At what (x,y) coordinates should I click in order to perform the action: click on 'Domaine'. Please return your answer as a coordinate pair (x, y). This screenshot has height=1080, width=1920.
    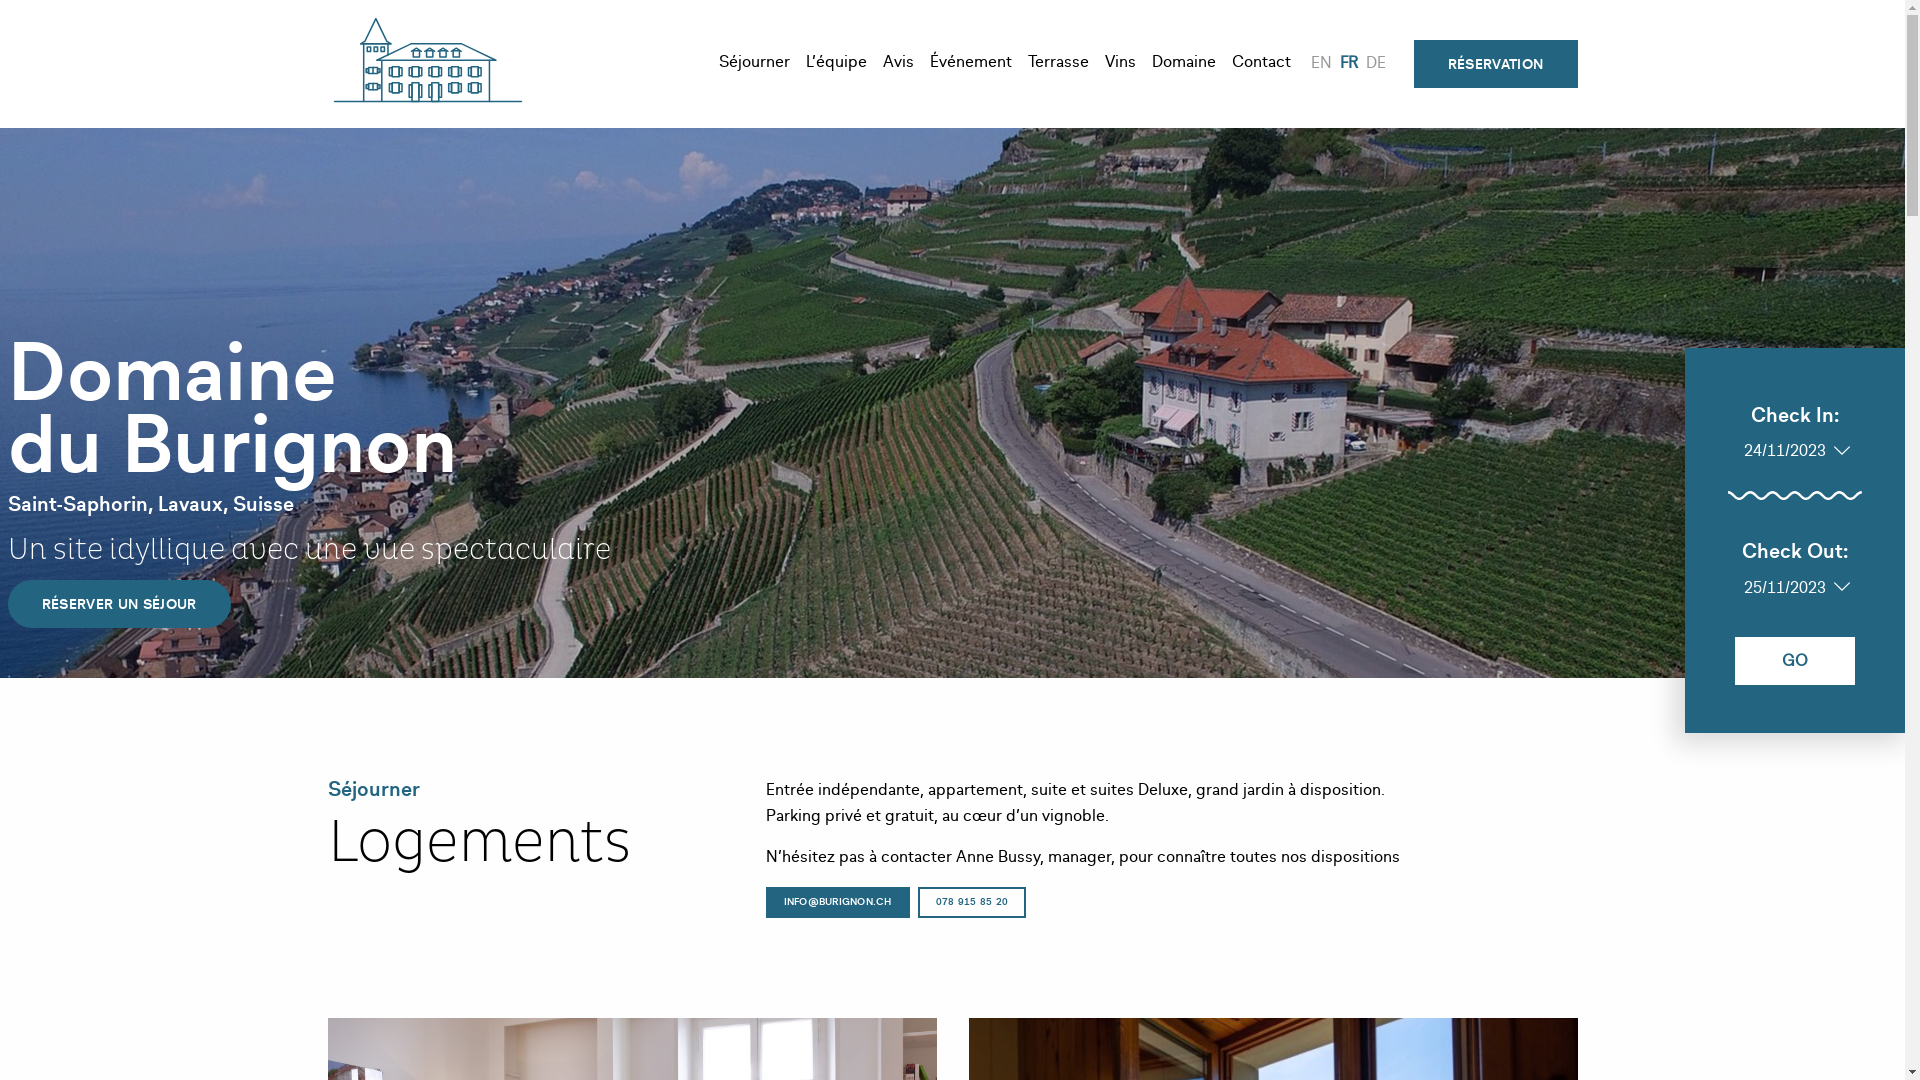
    Looking at the image, I should click on (1184, 63).